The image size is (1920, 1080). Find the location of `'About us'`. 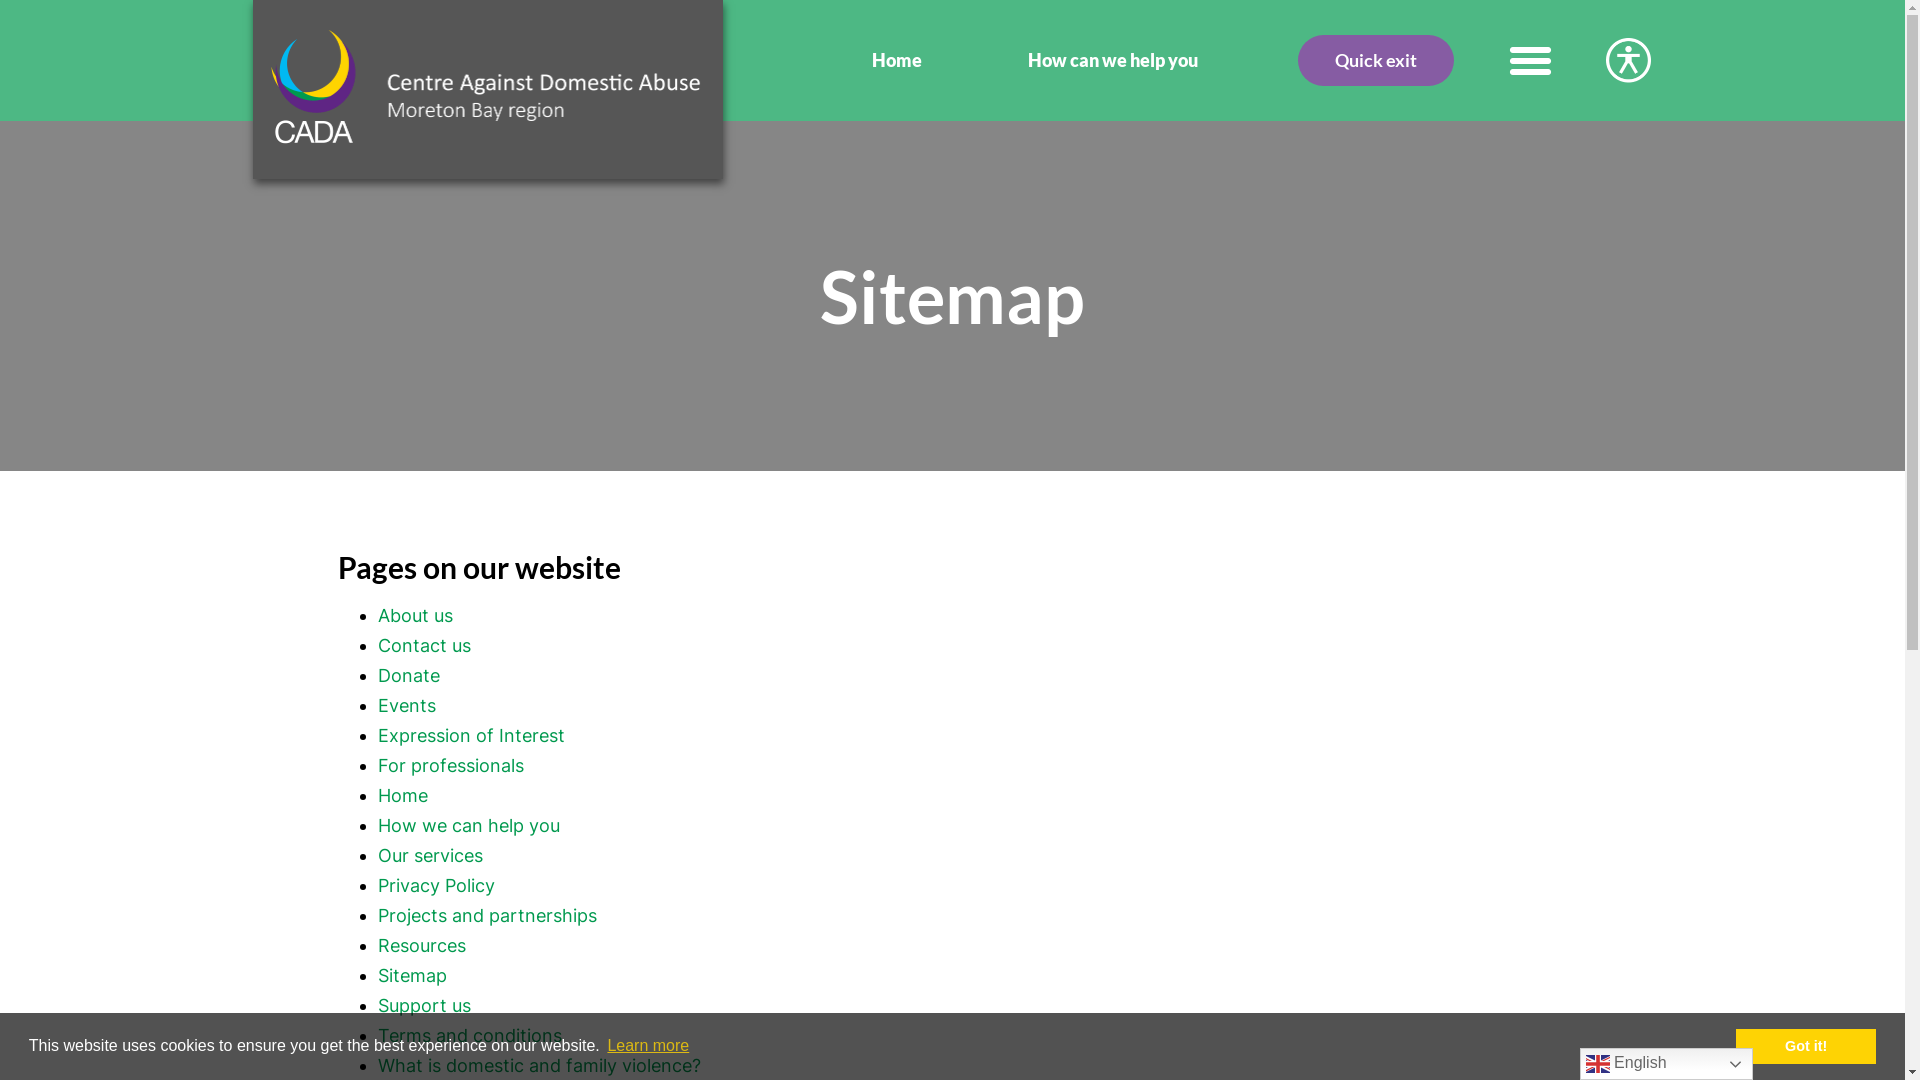

'About us' is located at coordinates (414, 614).